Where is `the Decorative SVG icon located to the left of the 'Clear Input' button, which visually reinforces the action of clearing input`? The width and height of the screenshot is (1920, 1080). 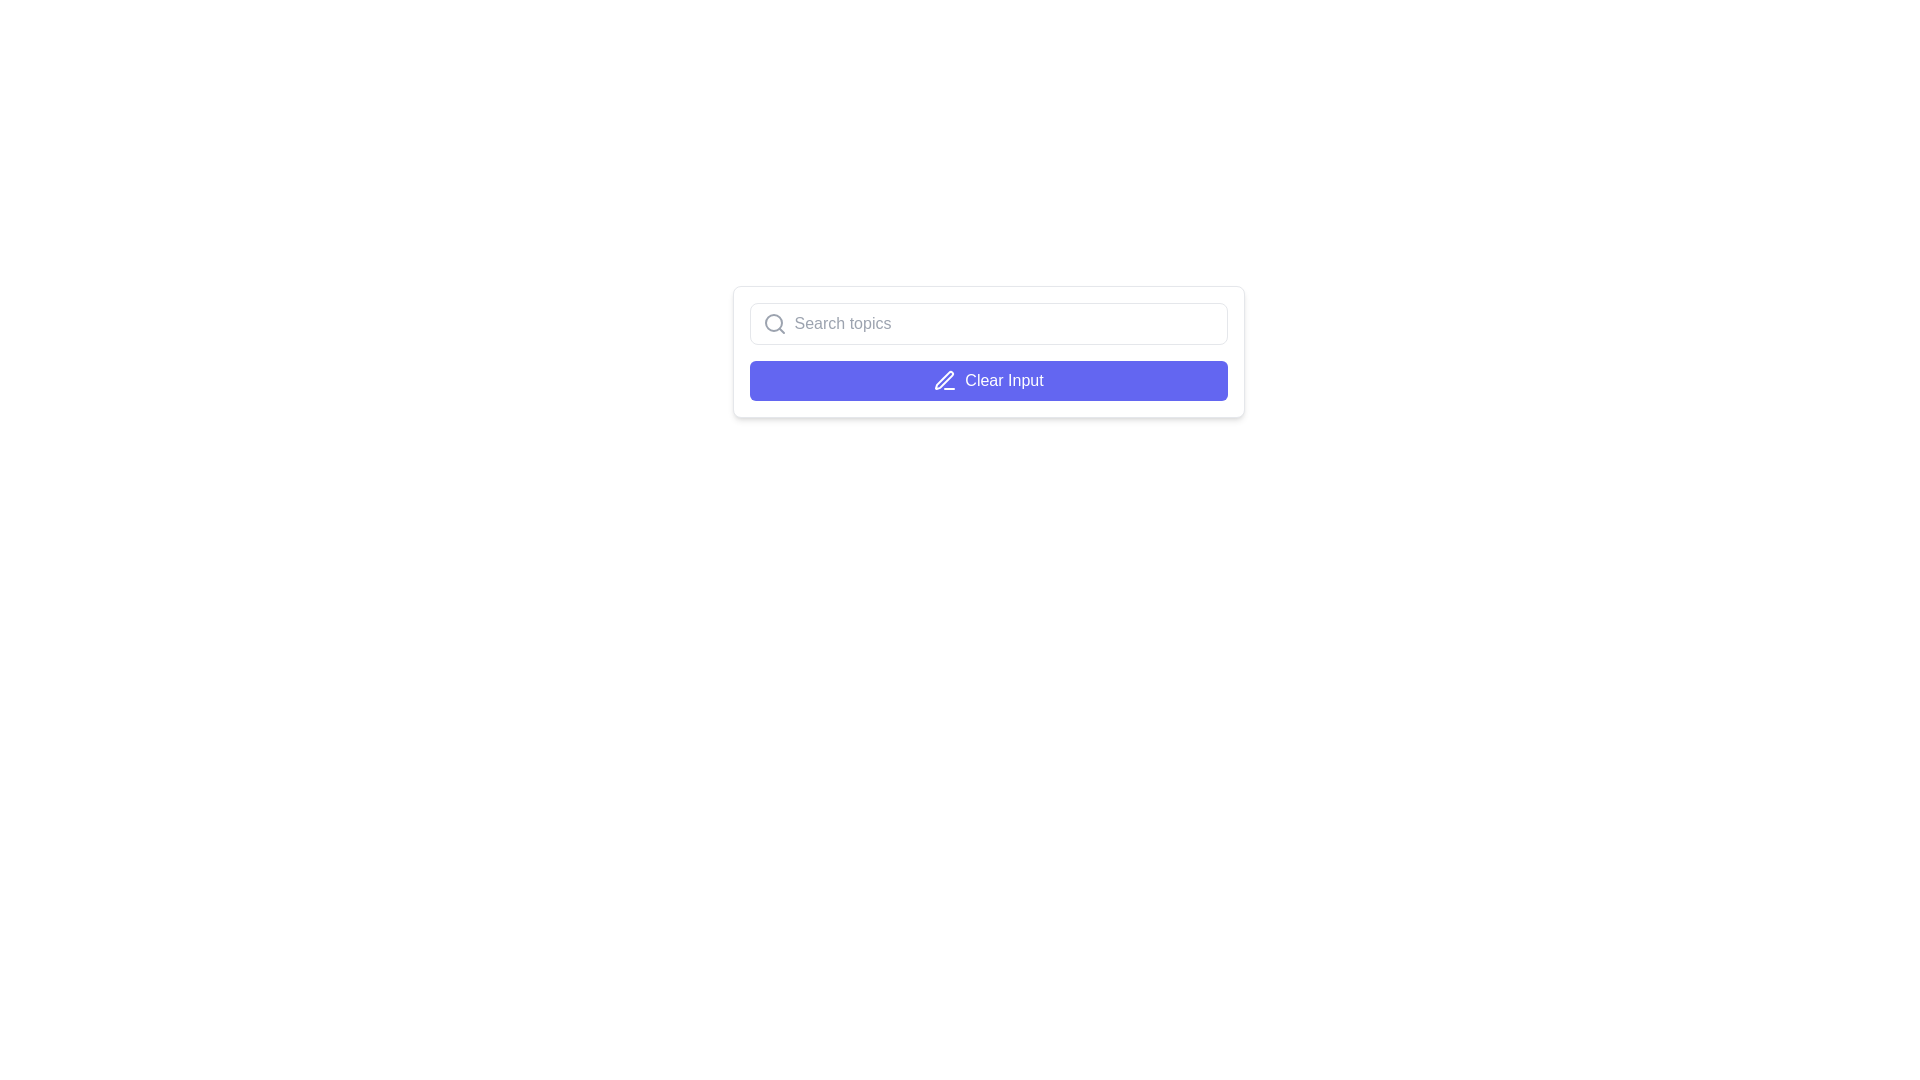
the Decorative SVG icon located to the left of the 'Clear Input' button, which visually reinforces the action of clearing input is located at coordinates (944, 381).